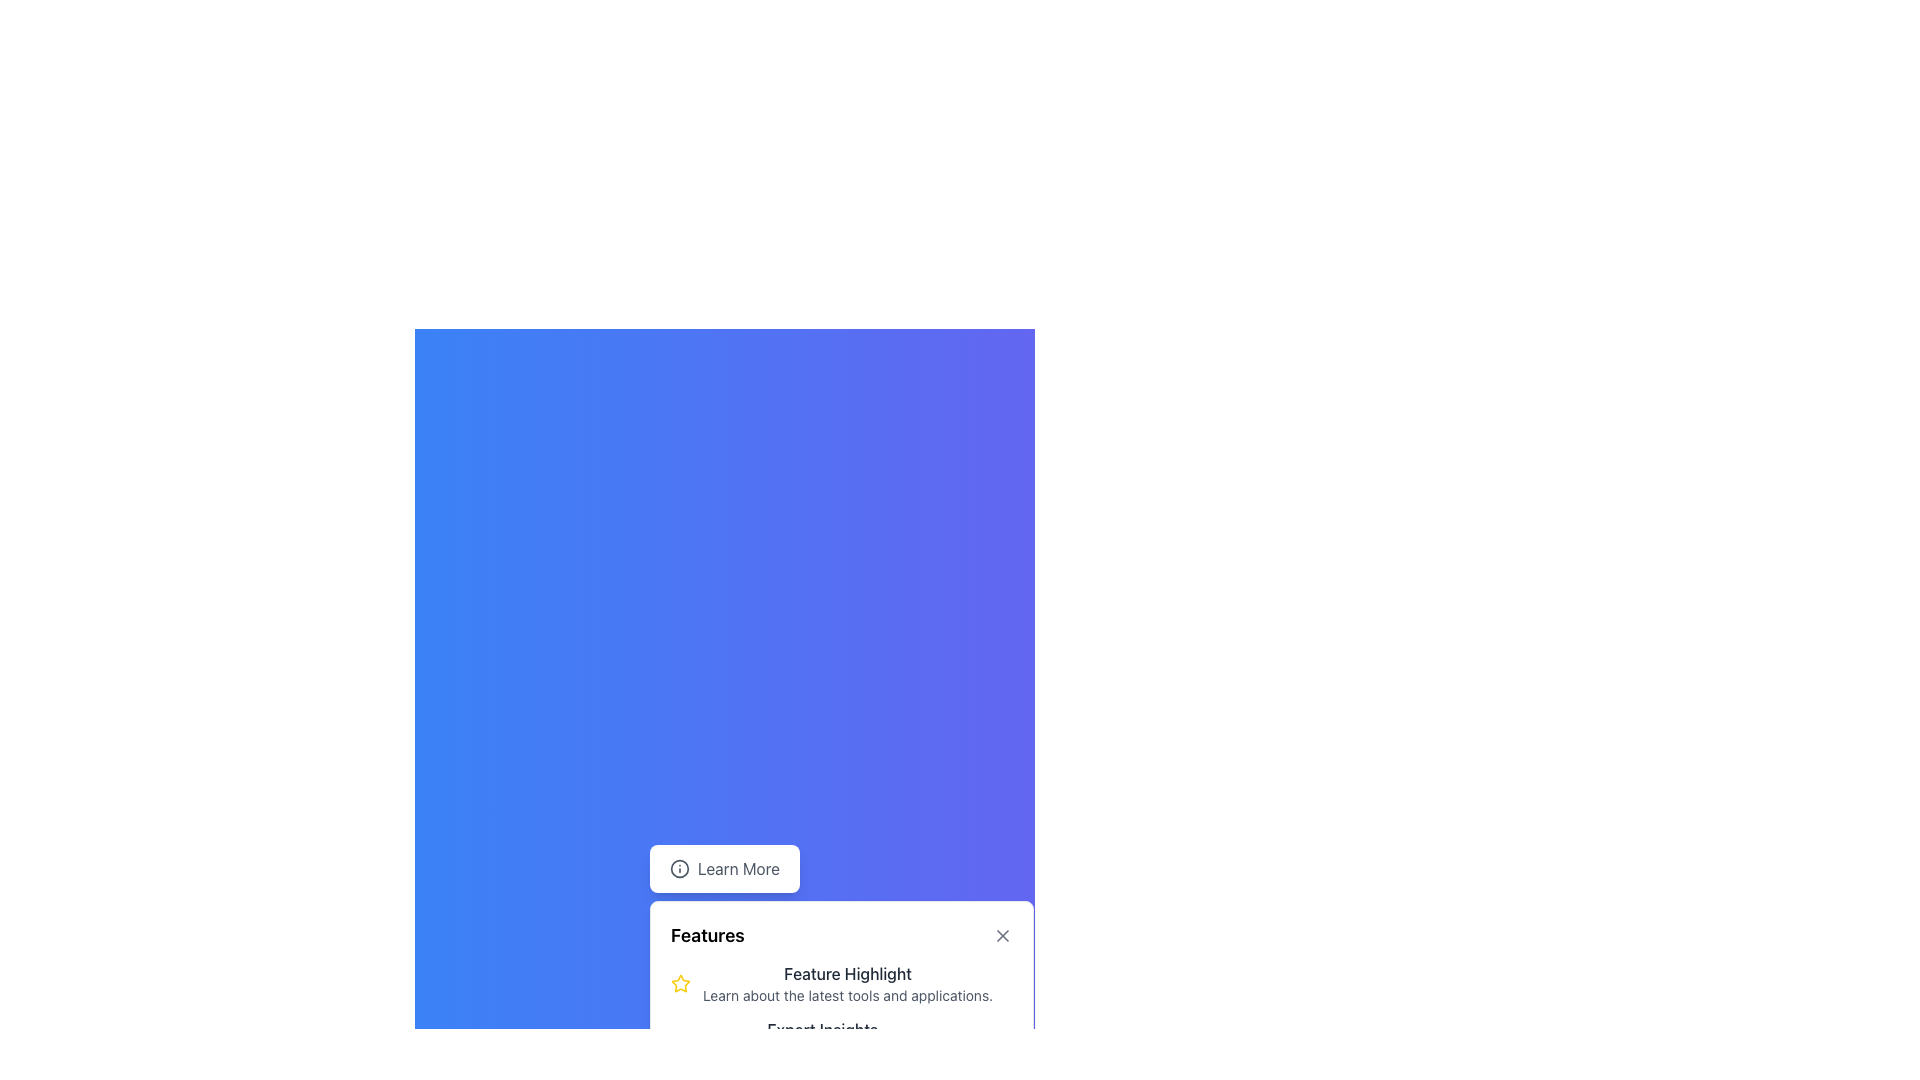 The image size is (1920, 1080). Describe the element at coordinates (841, 1011) in the screenshot. I see `the text block labeled 'Feature Highlight' that includes a yellow star icon and describes the latest tools and applications` at that location.